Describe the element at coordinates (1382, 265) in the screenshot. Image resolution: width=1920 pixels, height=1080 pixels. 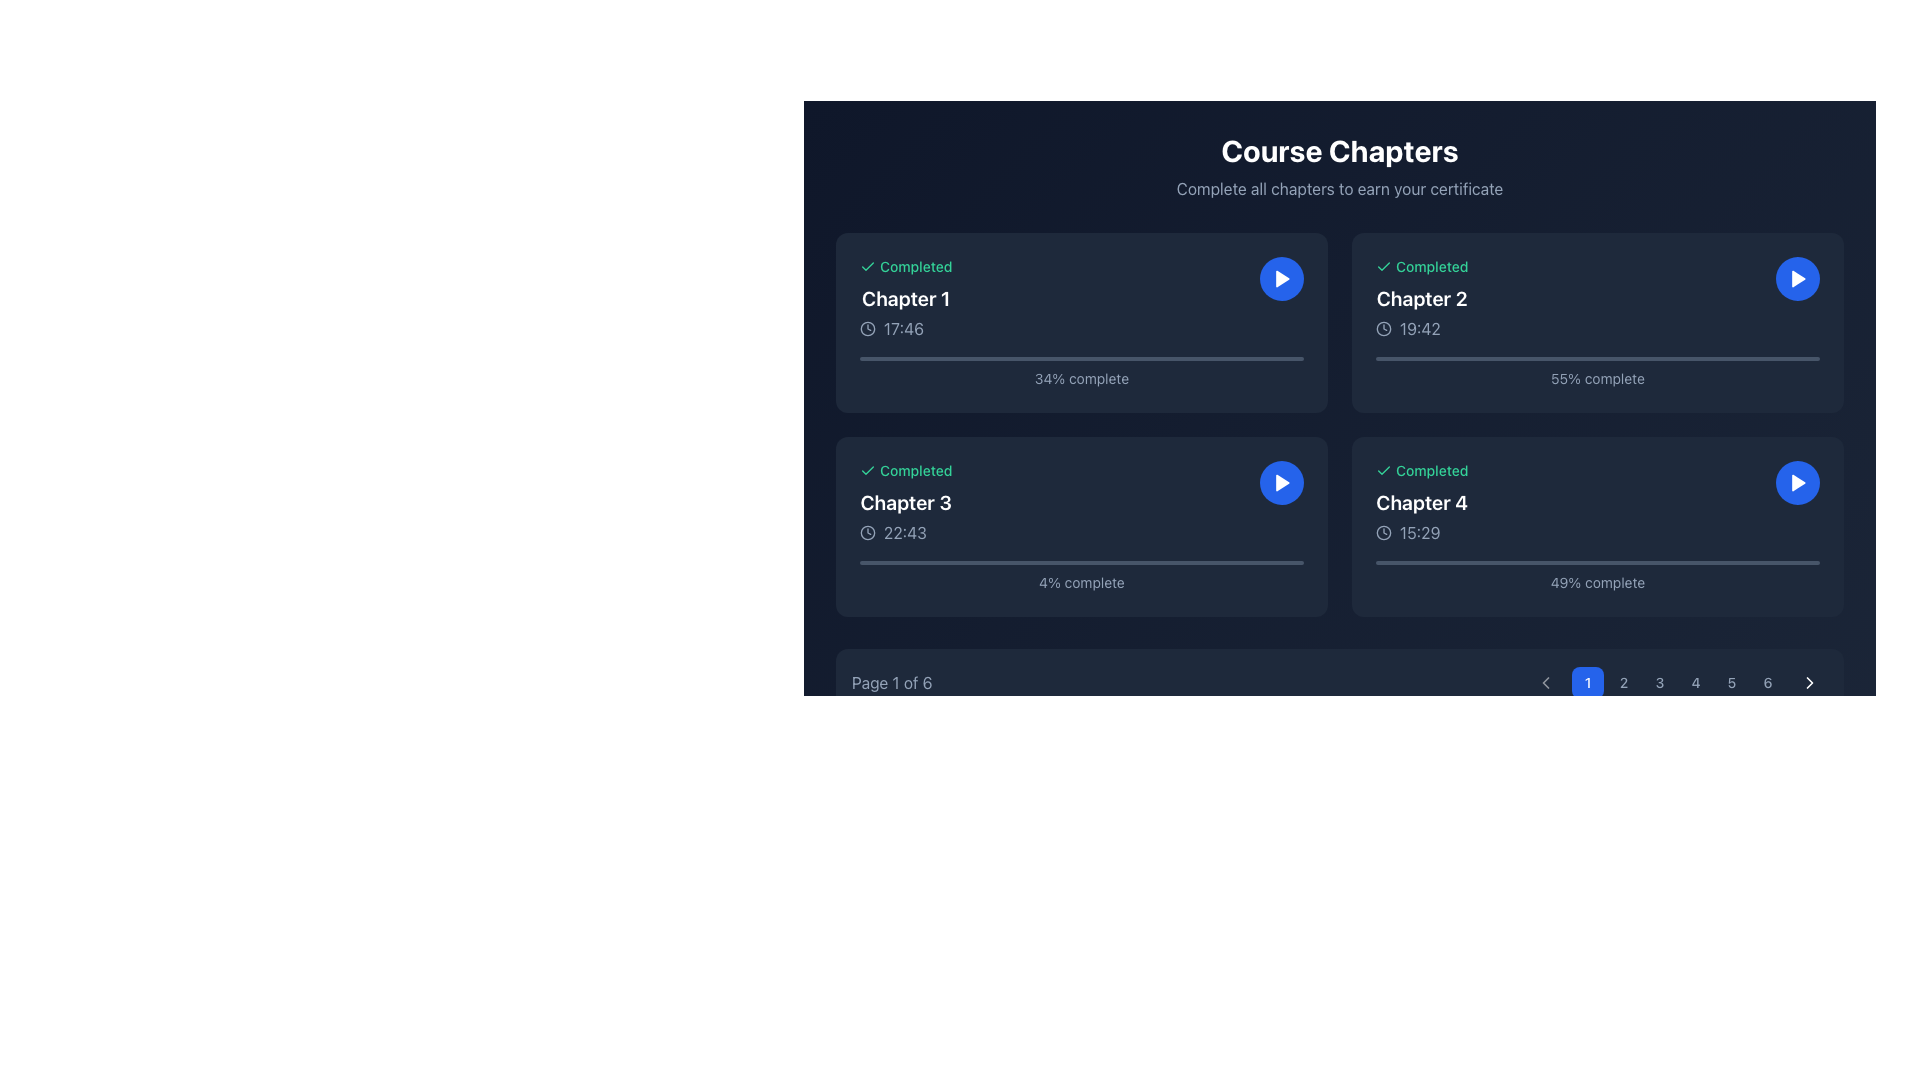
I see `the Checkmark icon indicating the completion status of Chapter 2, located in the top-right quadrant of the interface near the text 'Completed'` at that location.